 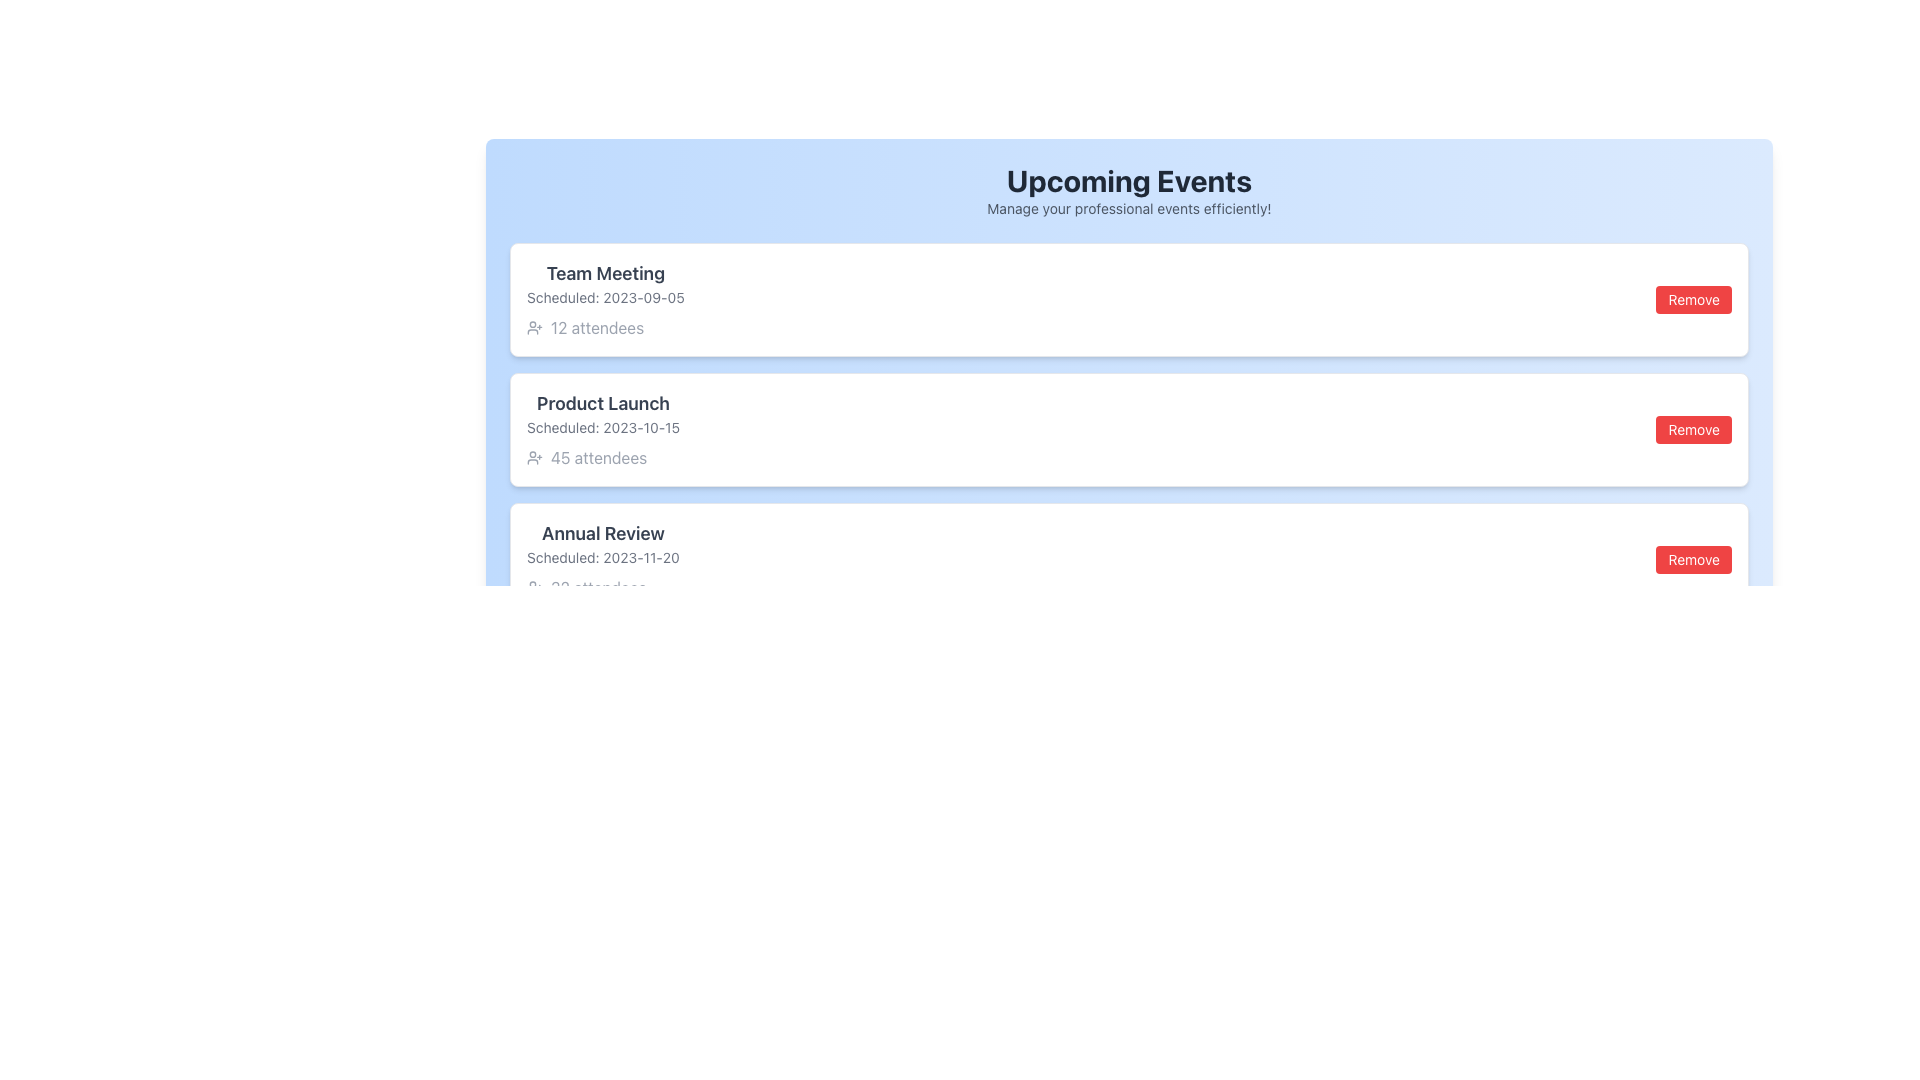 What do you see at coordinates (604, 300) in the screenshot?
I see `text content of the 'Team Meeting' event displayed in the text block located under the 'Upcoming Events' heading` at bounding box center [604, 300].